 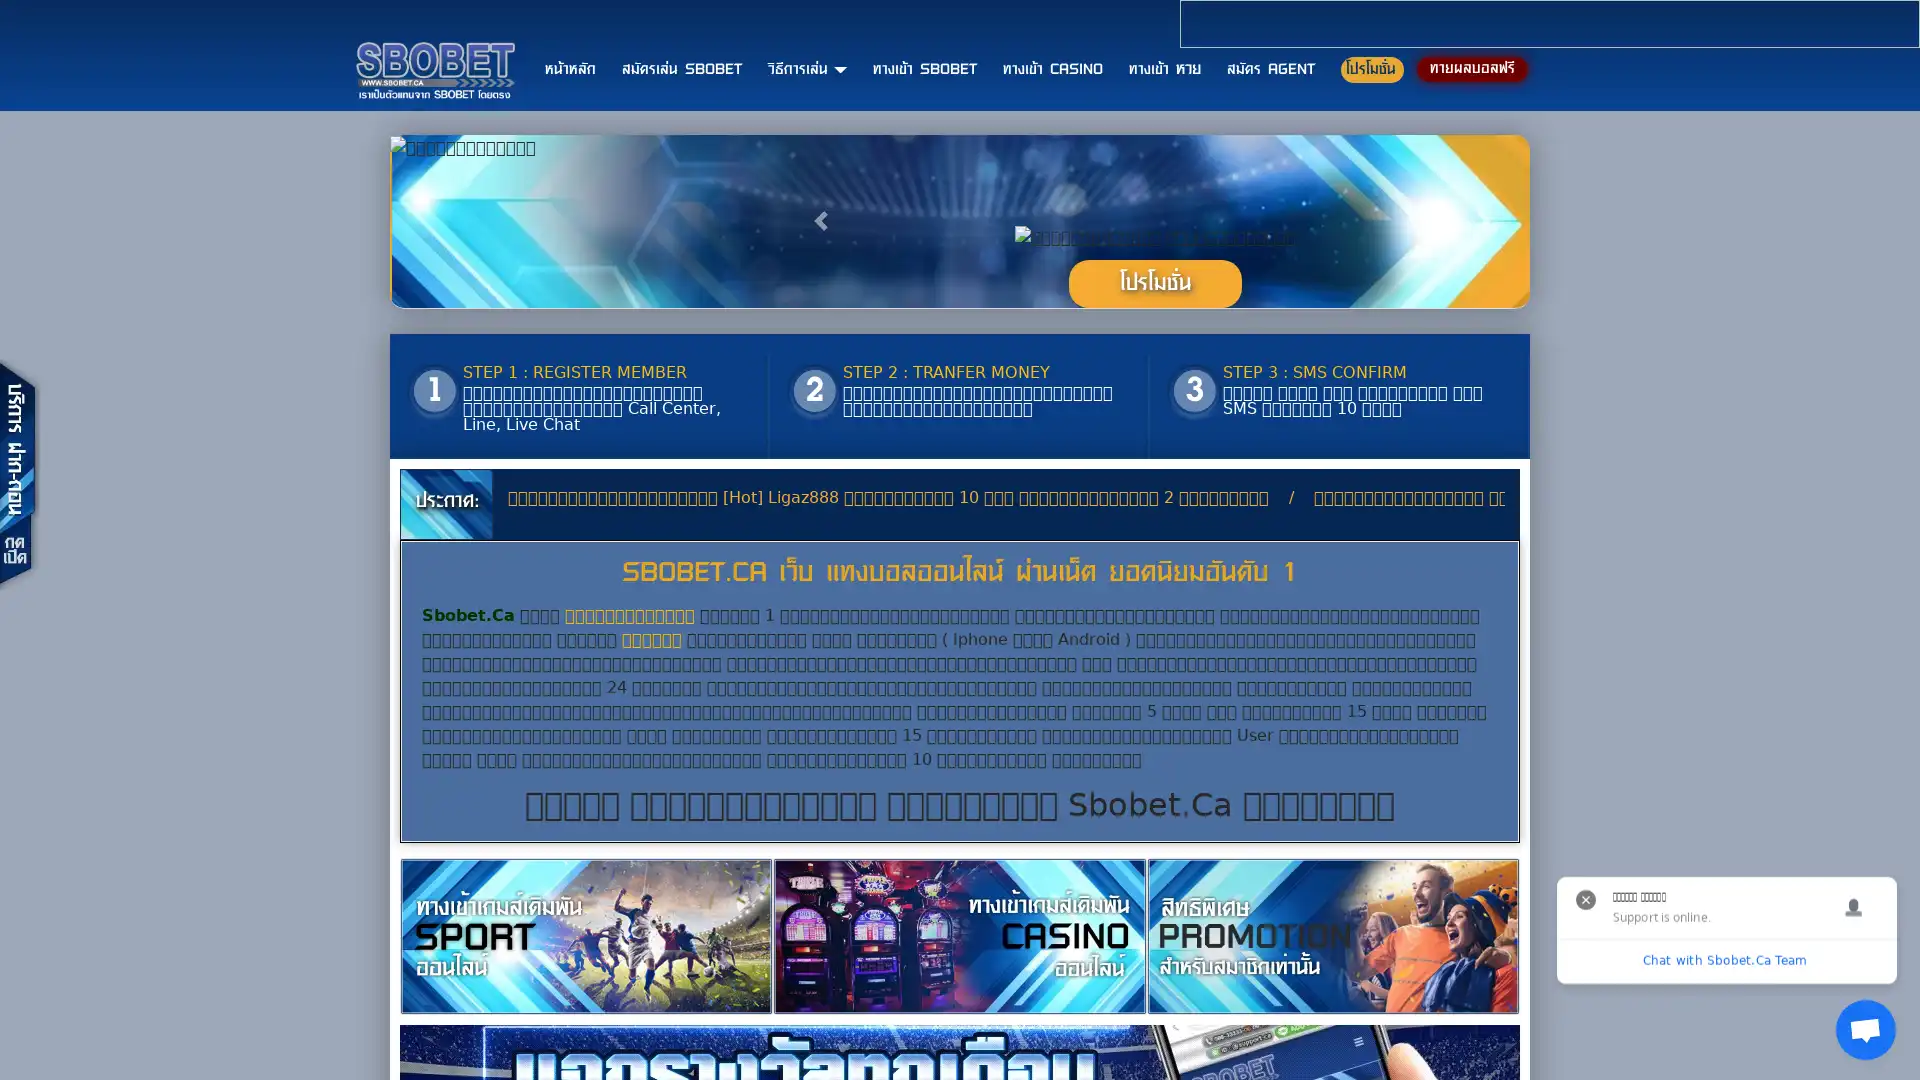 I want to click on Previous, so click(x=823, y=382).